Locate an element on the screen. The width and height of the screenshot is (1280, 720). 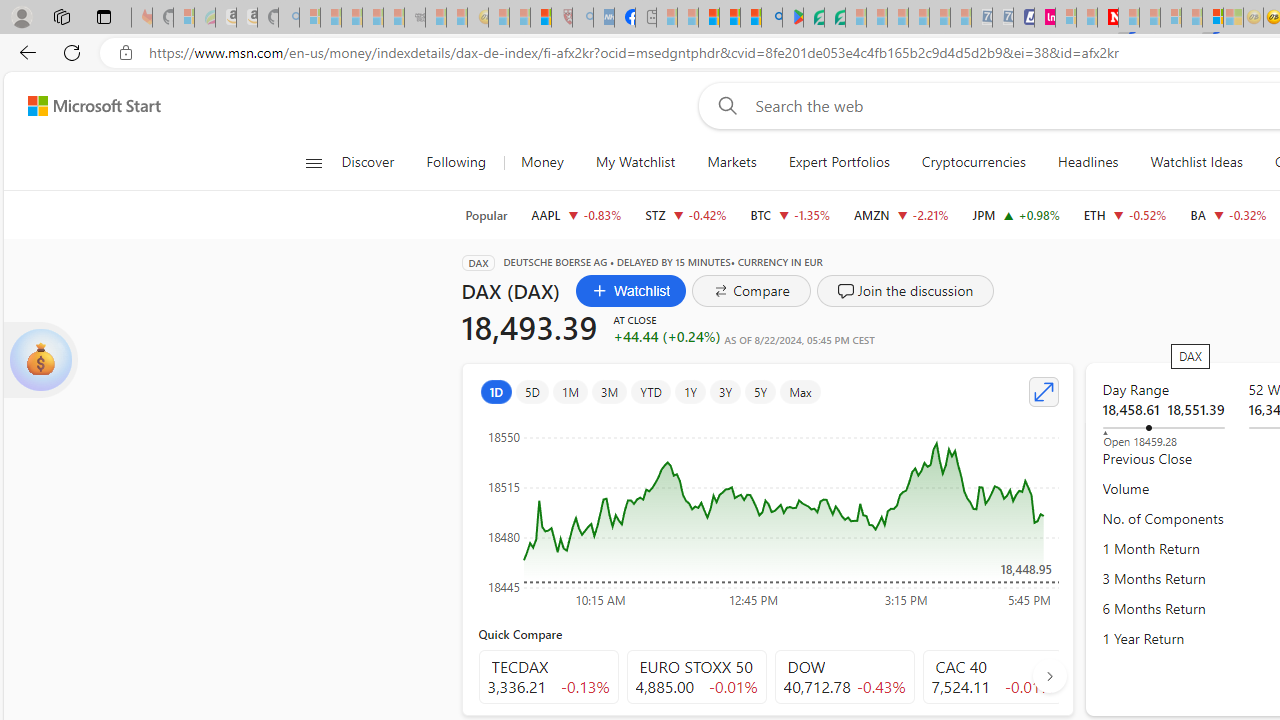
'JPM JPMORGAN CHASE & CO. increase 216.71 +2.11 +0.98%' is located at coordinates (1016, 214).